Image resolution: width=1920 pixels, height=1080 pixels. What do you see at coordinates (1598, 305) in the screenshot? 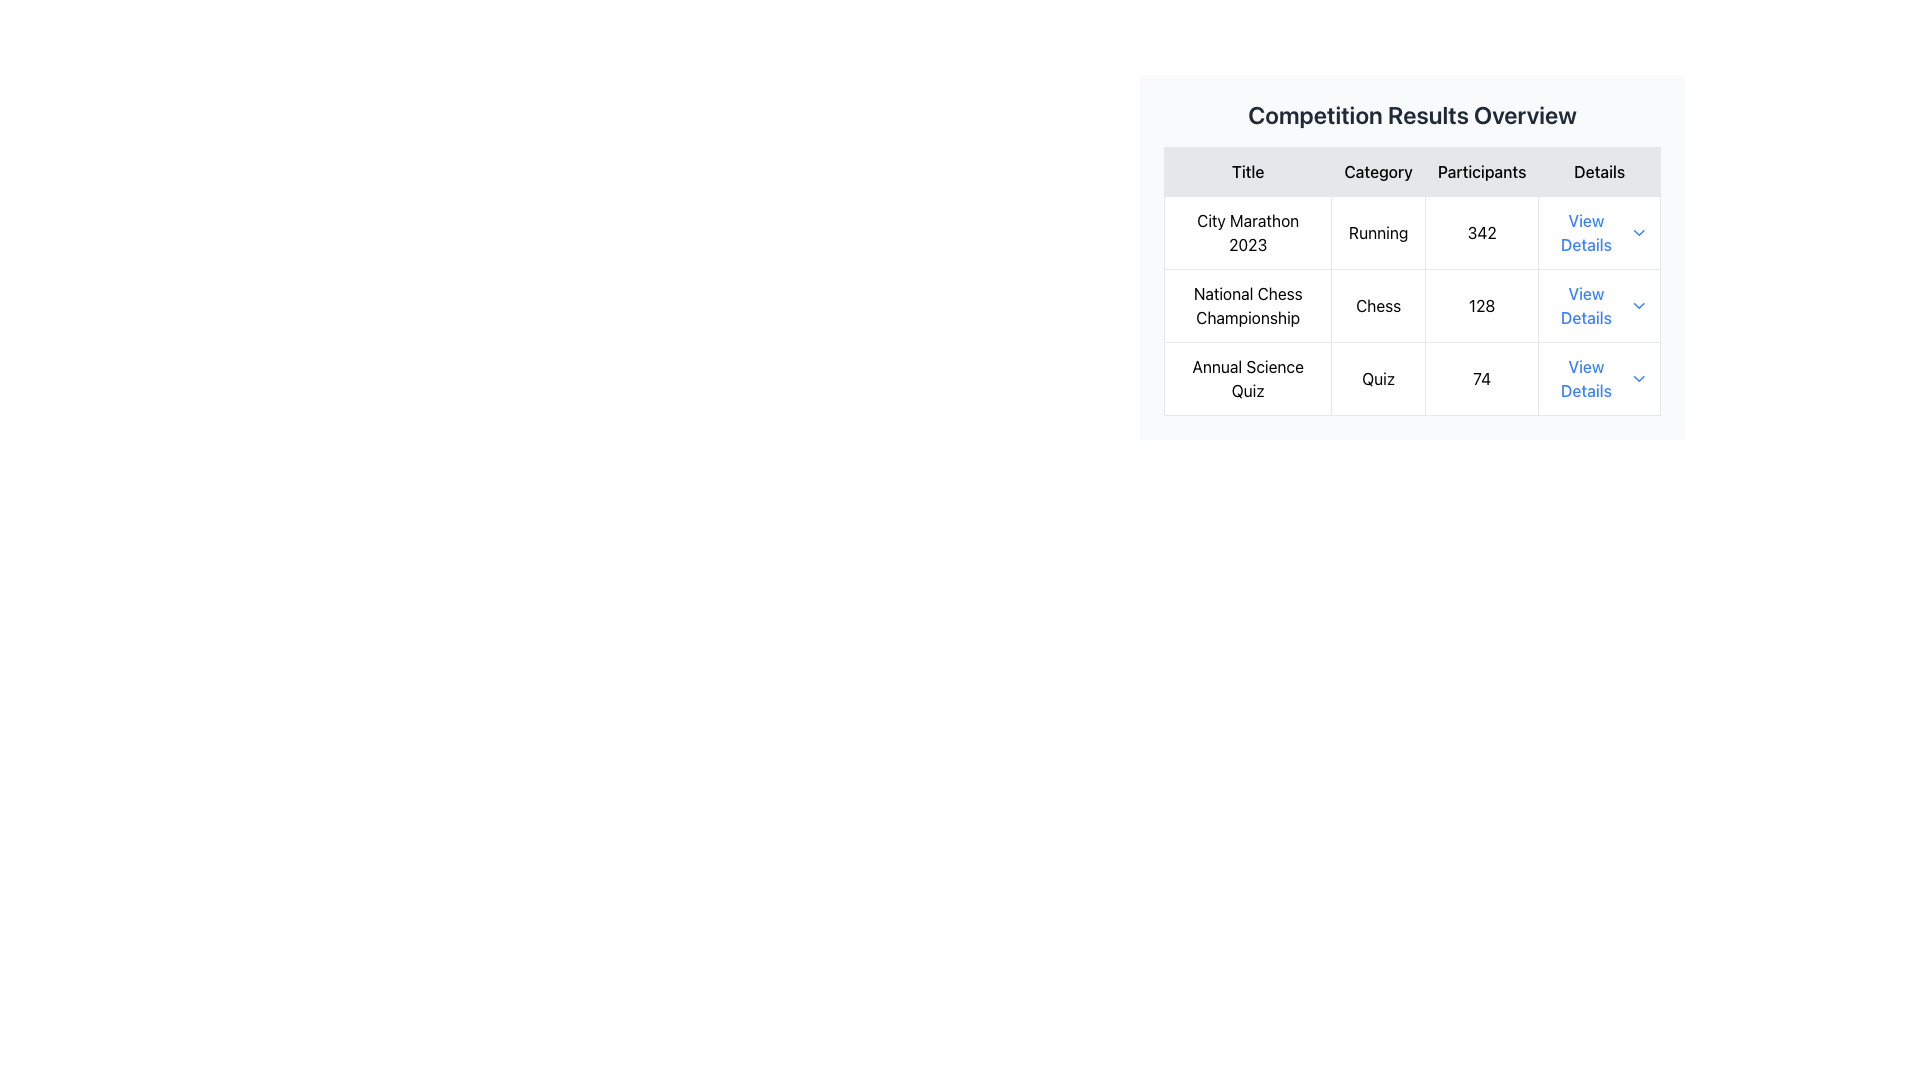
I see `the 'View Details' button in the fourth column of the table for the event 'National Chess Championship'` at bounding box center [1598, 305].